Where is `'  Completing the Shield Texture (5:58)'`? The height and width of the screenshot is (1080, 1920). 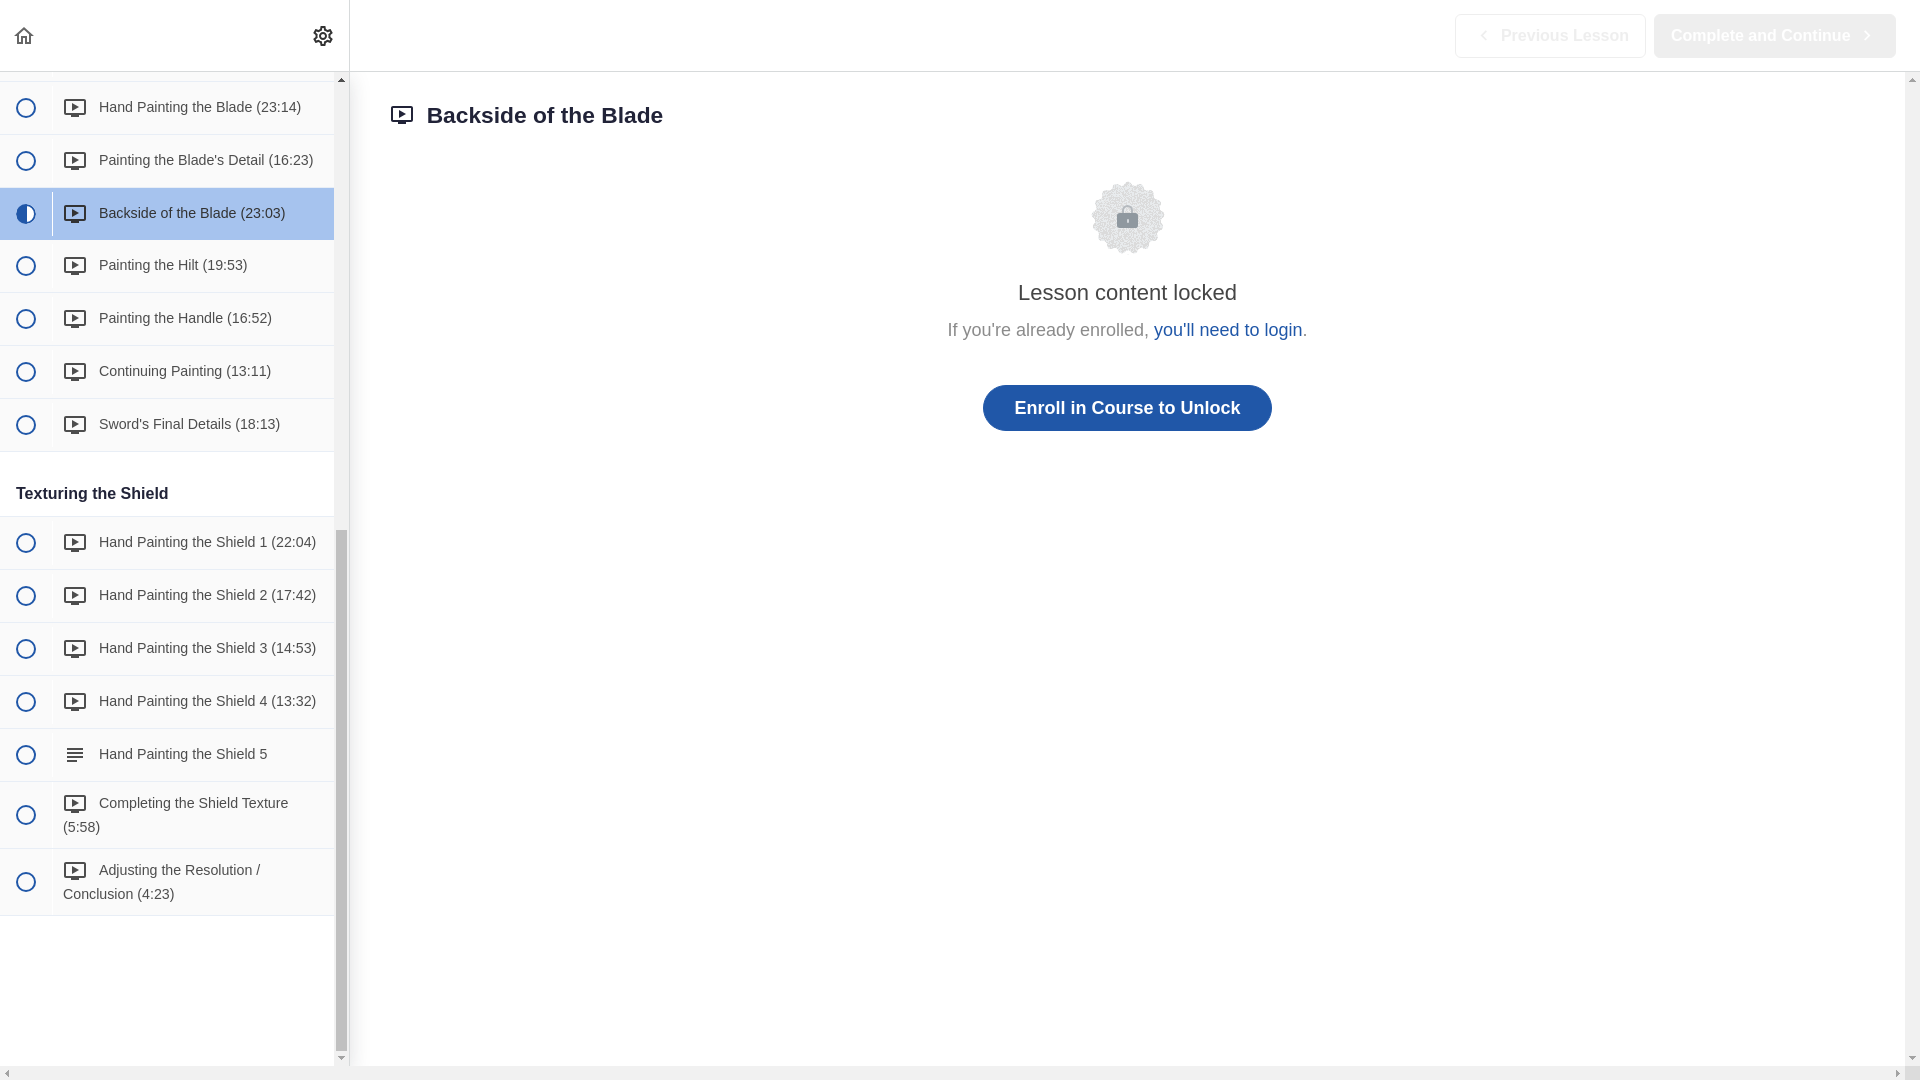
'  Completing the Shield Texture (5:58)' is located at coordinates (167, 814).